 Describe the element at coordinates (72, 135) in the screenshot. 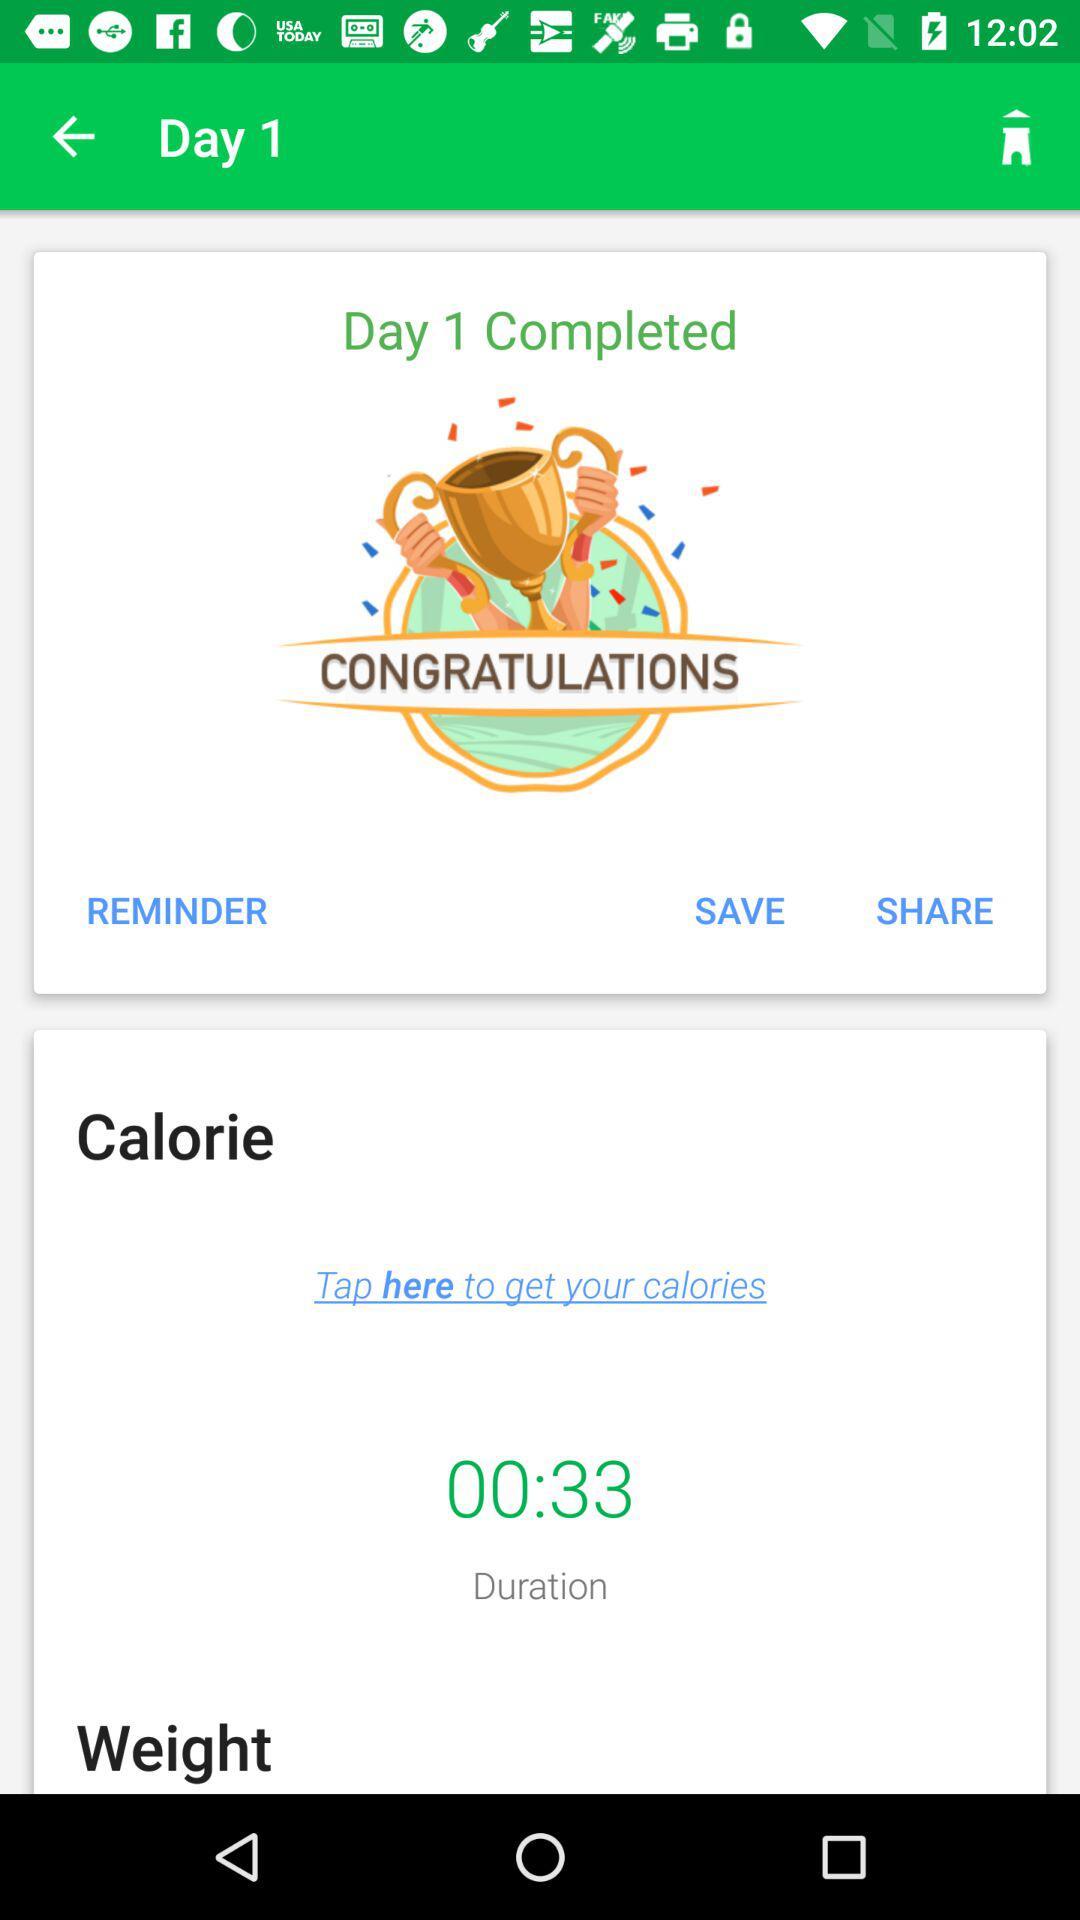

I see `app next to the day 1` at that location.